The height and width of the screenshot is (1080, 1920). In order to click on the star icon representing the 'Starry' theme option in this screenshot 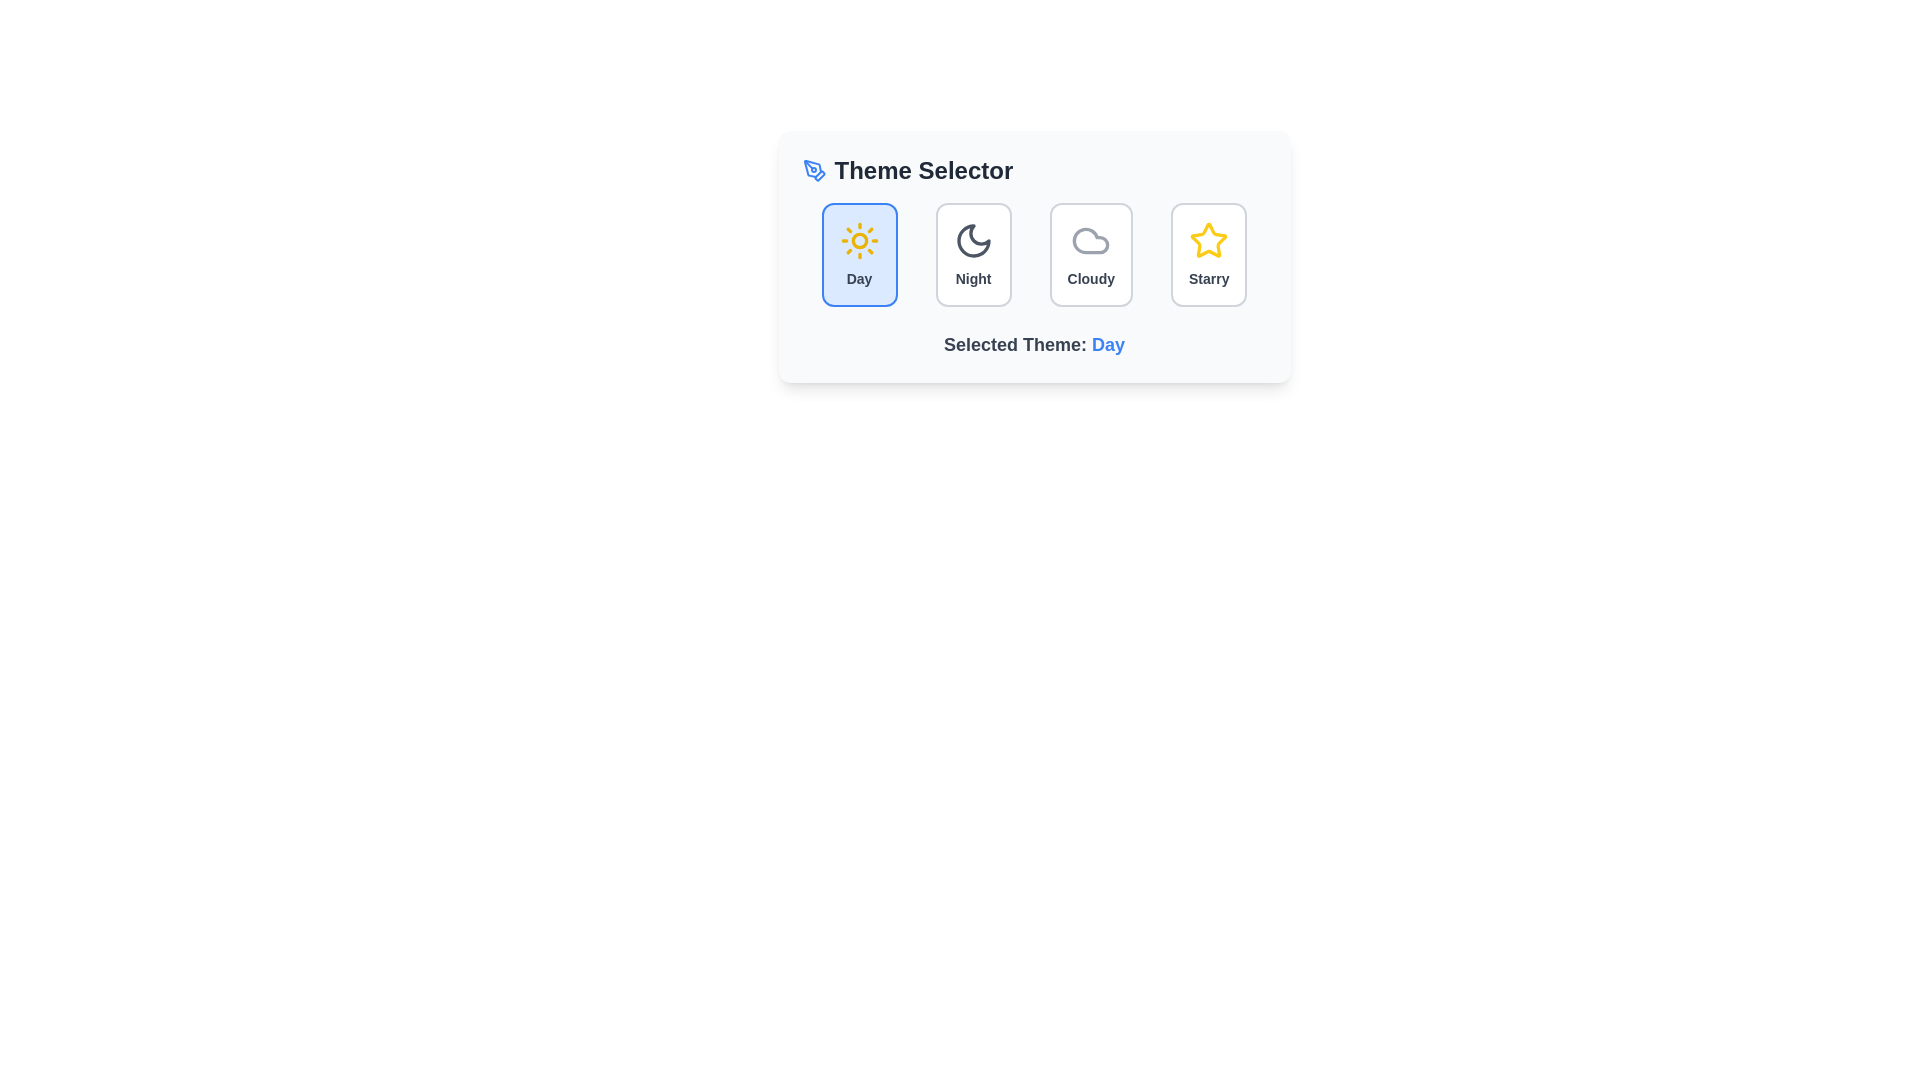, I will do `click(1208, 239)`.